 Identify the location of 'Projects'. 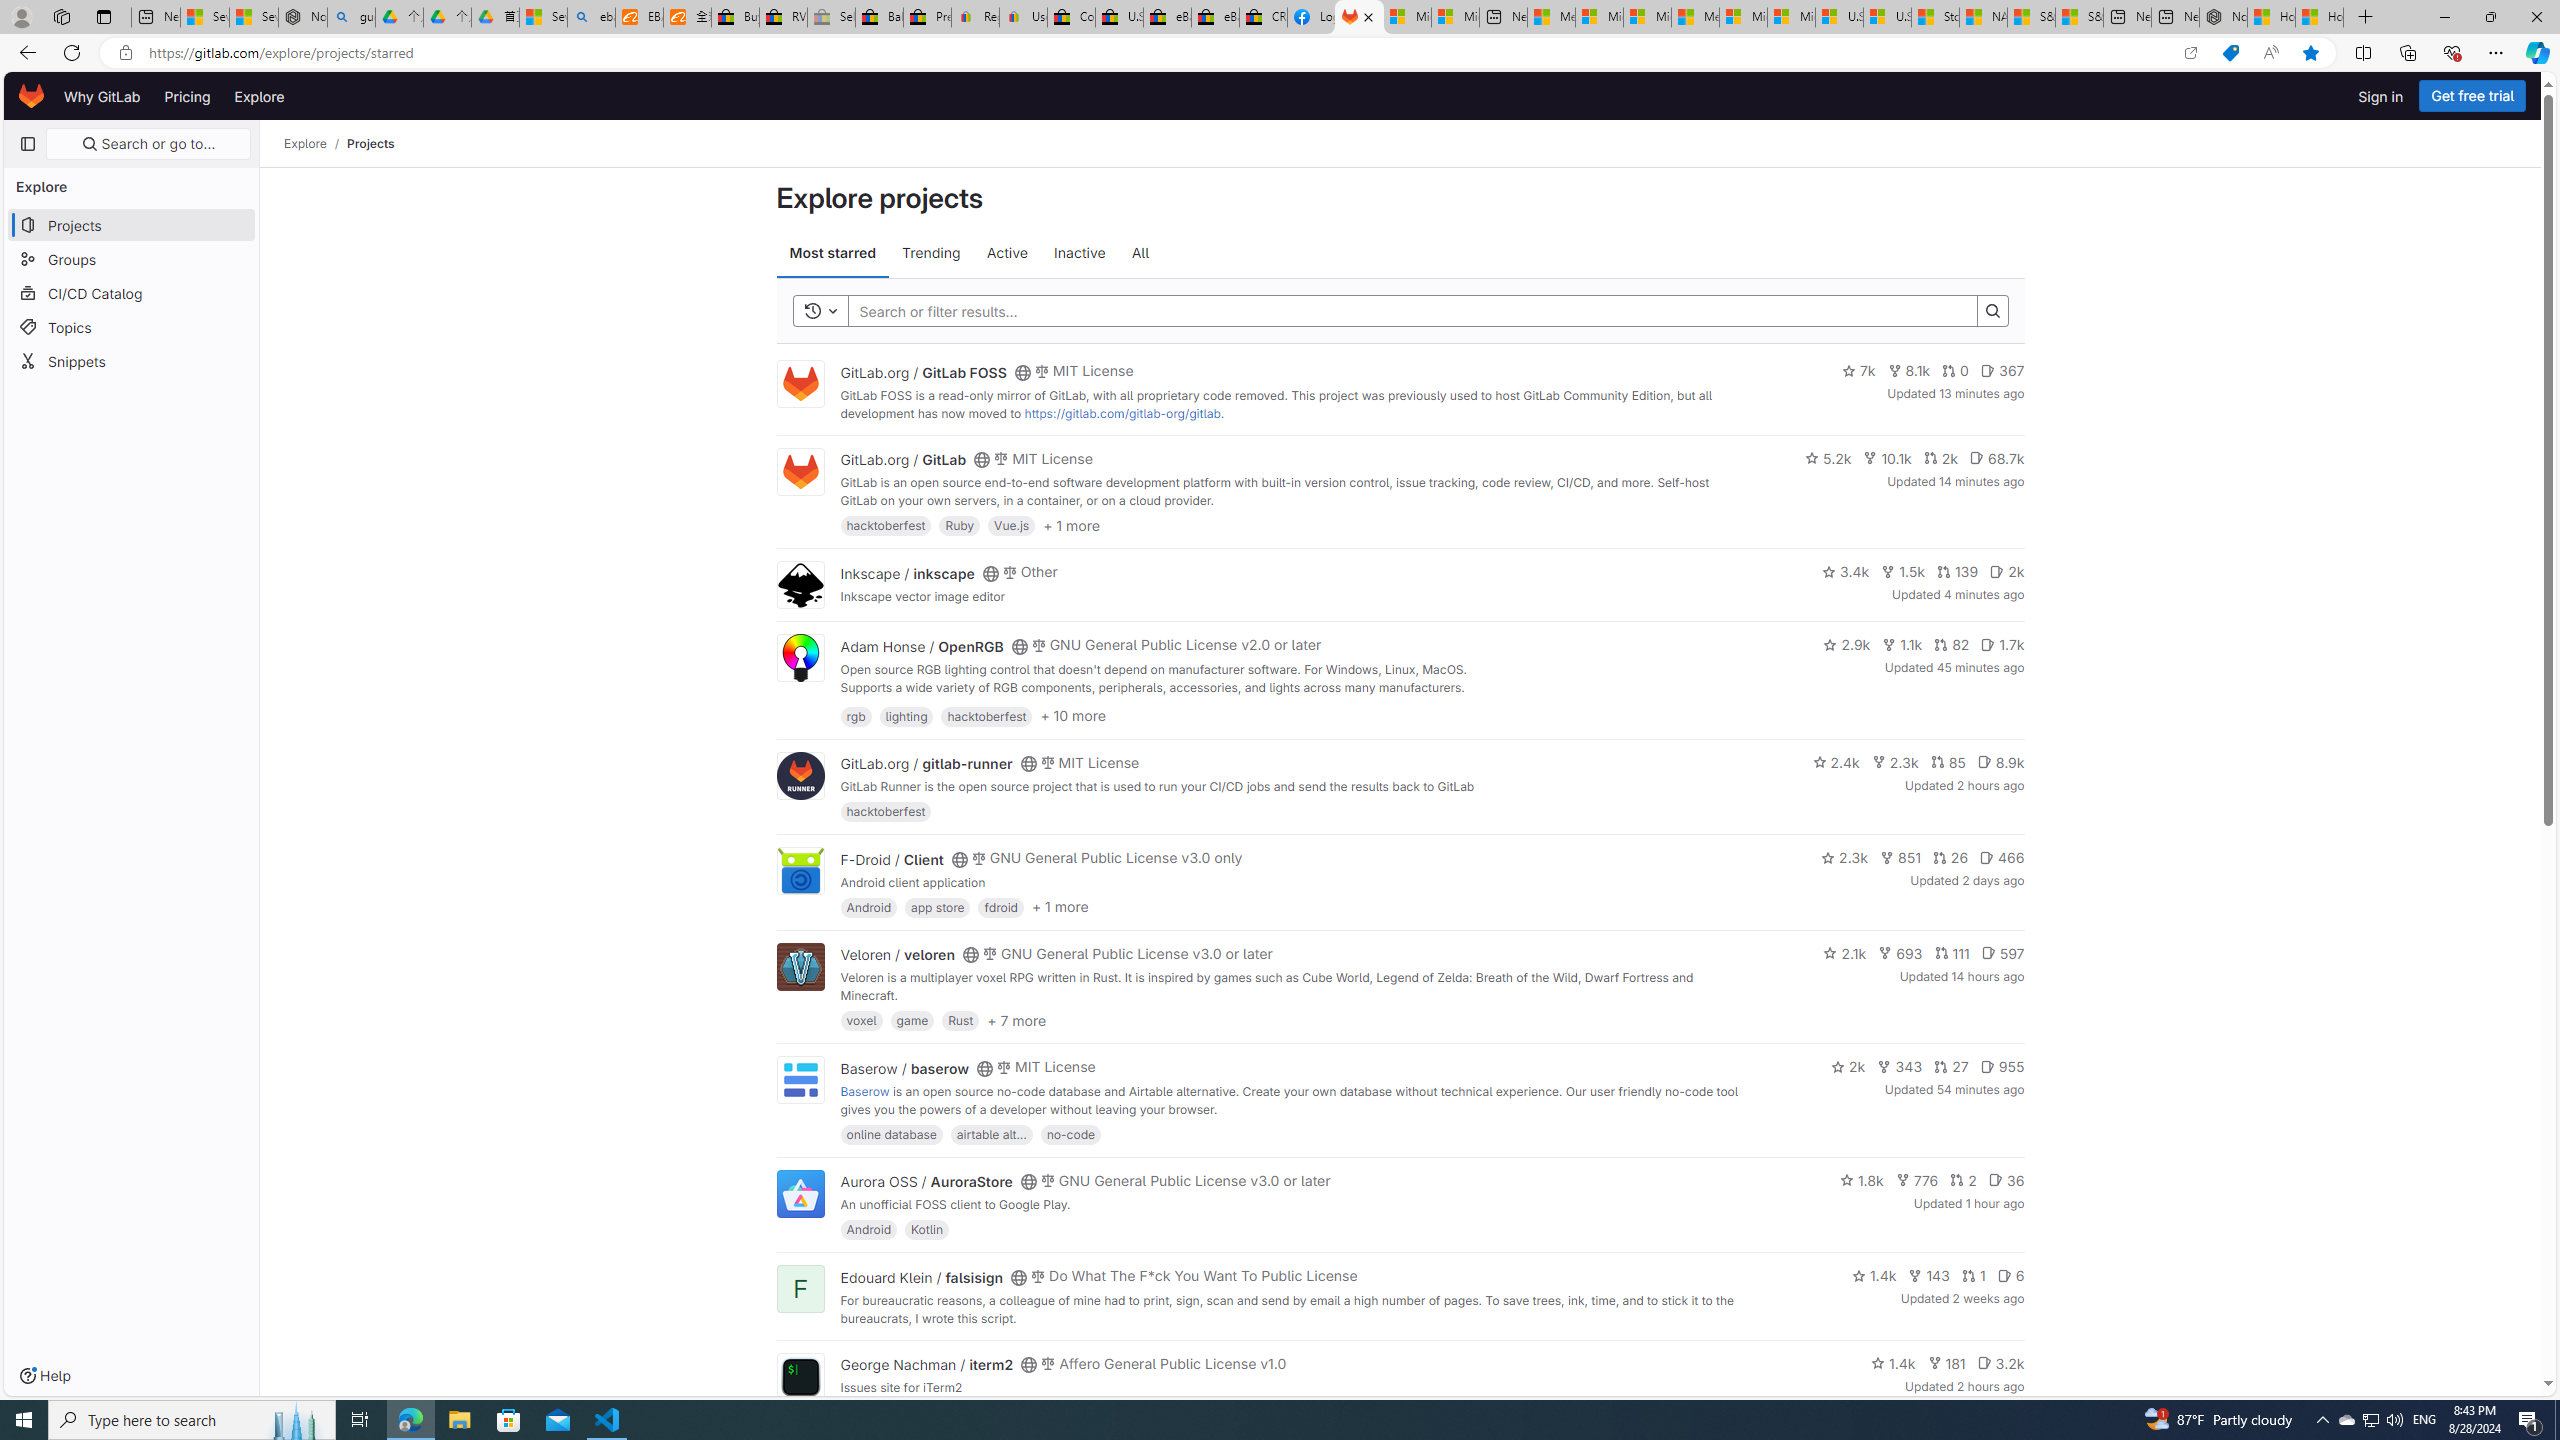
(370, 143).